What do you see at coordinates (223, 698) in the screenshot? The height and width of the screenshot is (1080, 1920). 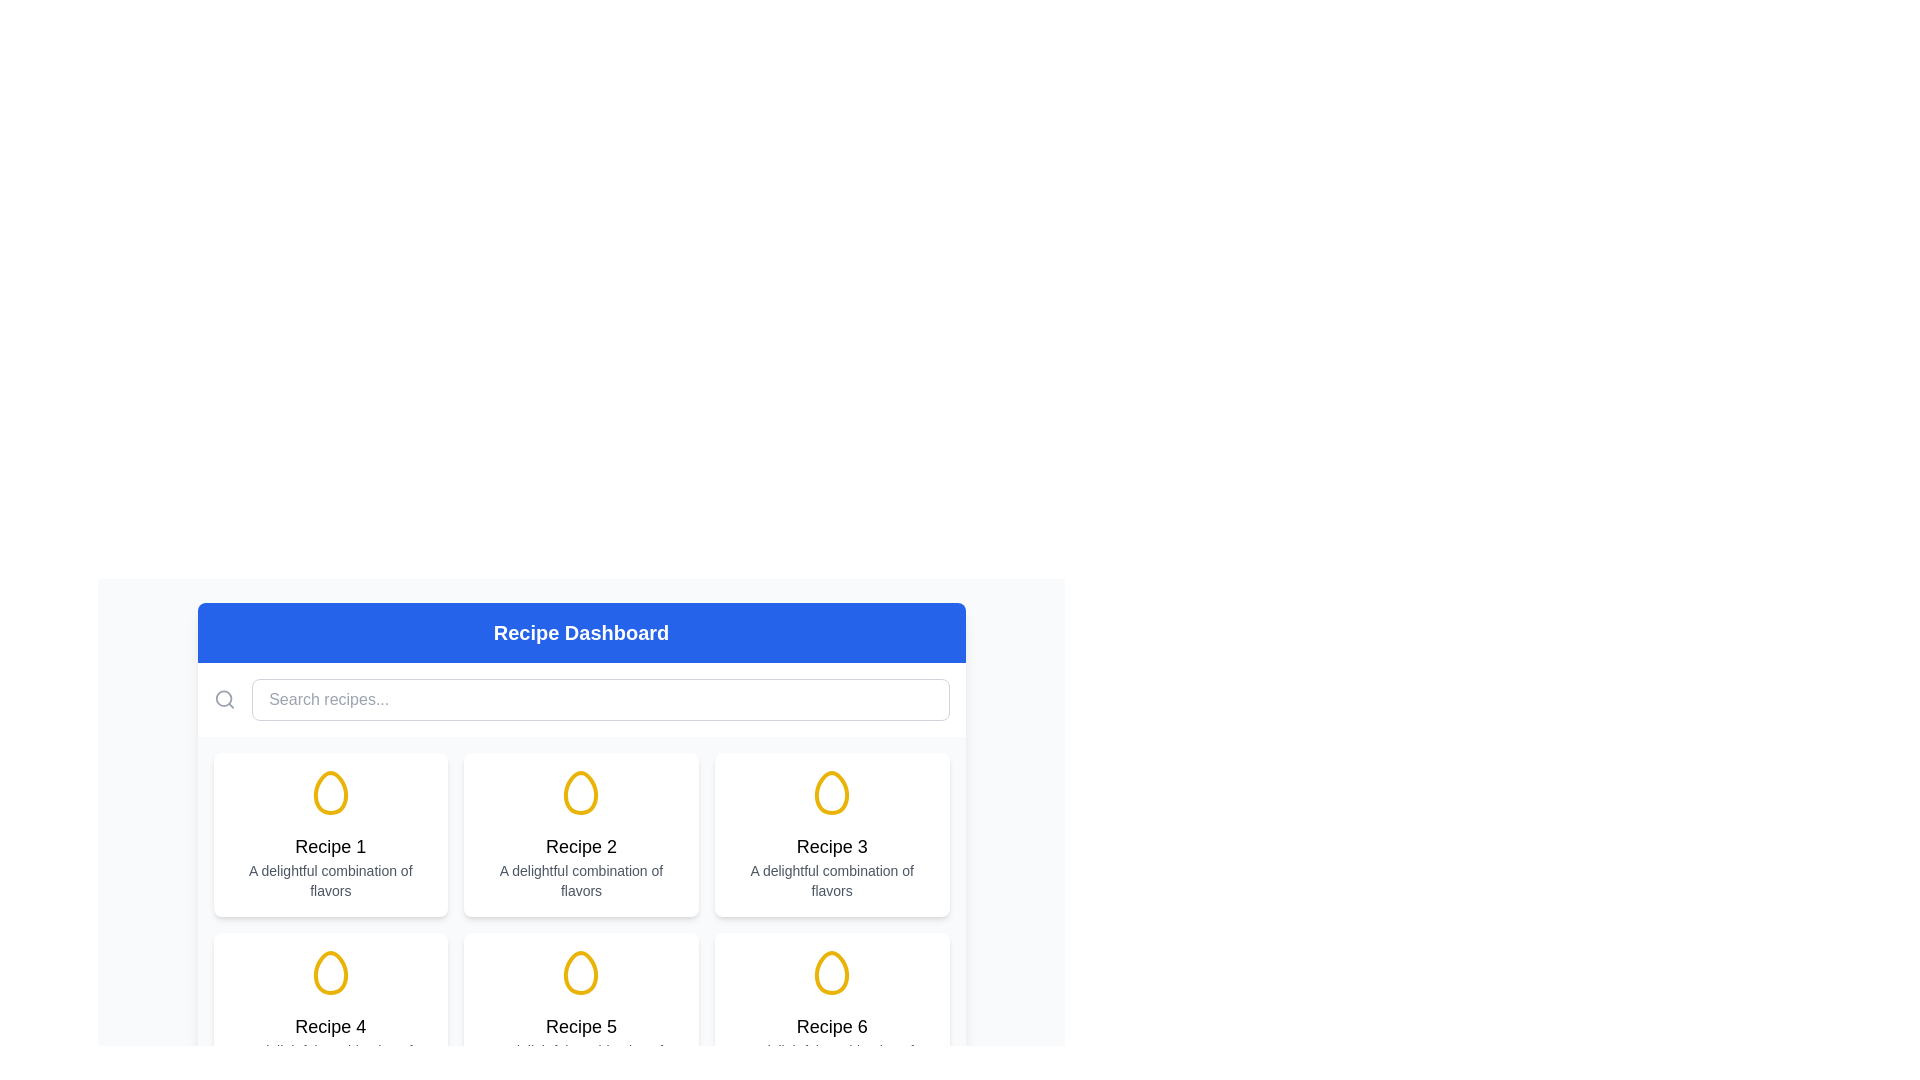 I see `the circular search icon located at the top left corner of the header bar, which is characterized by its minimalistic outlined design` at bounding box center [223, 698].